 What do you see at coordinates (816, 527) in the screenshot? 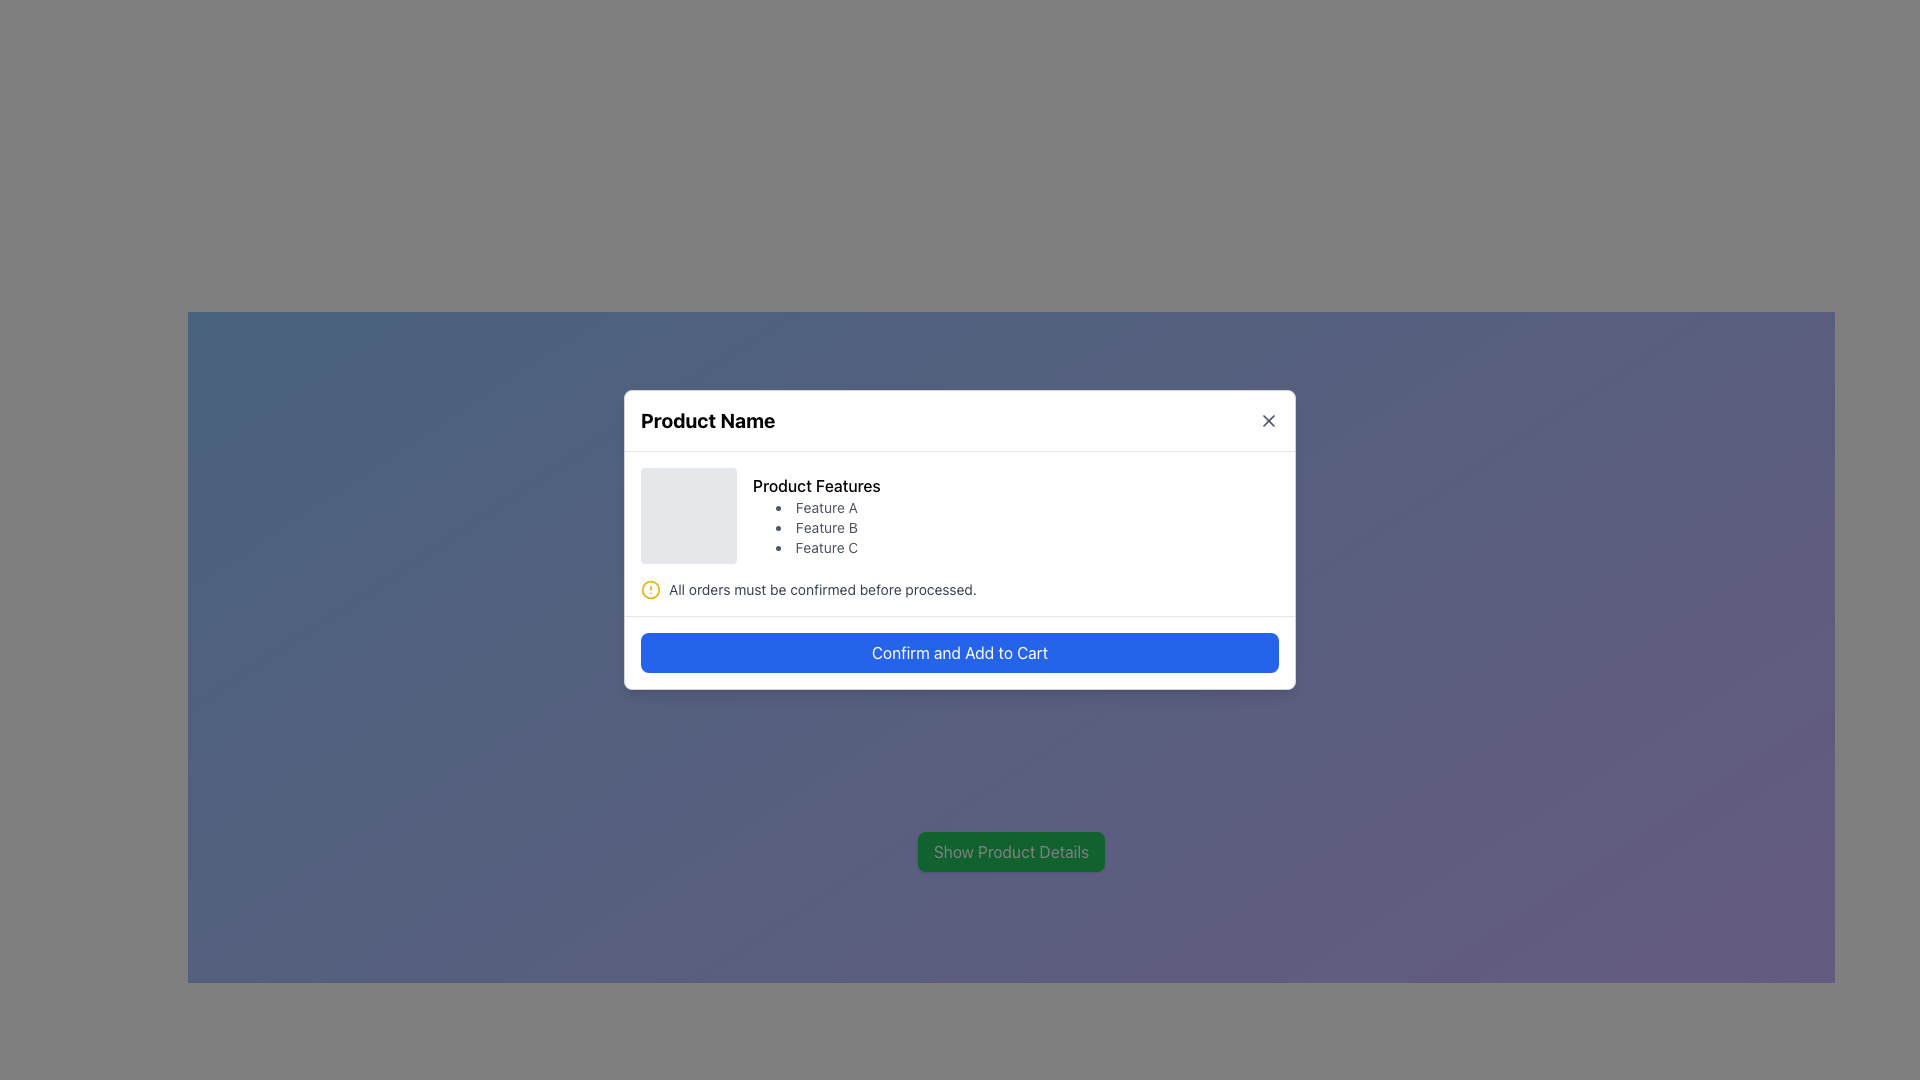
I see `the text label displaying 'Feature B' in a vertical list of product features` at bounding box center [816, 527].